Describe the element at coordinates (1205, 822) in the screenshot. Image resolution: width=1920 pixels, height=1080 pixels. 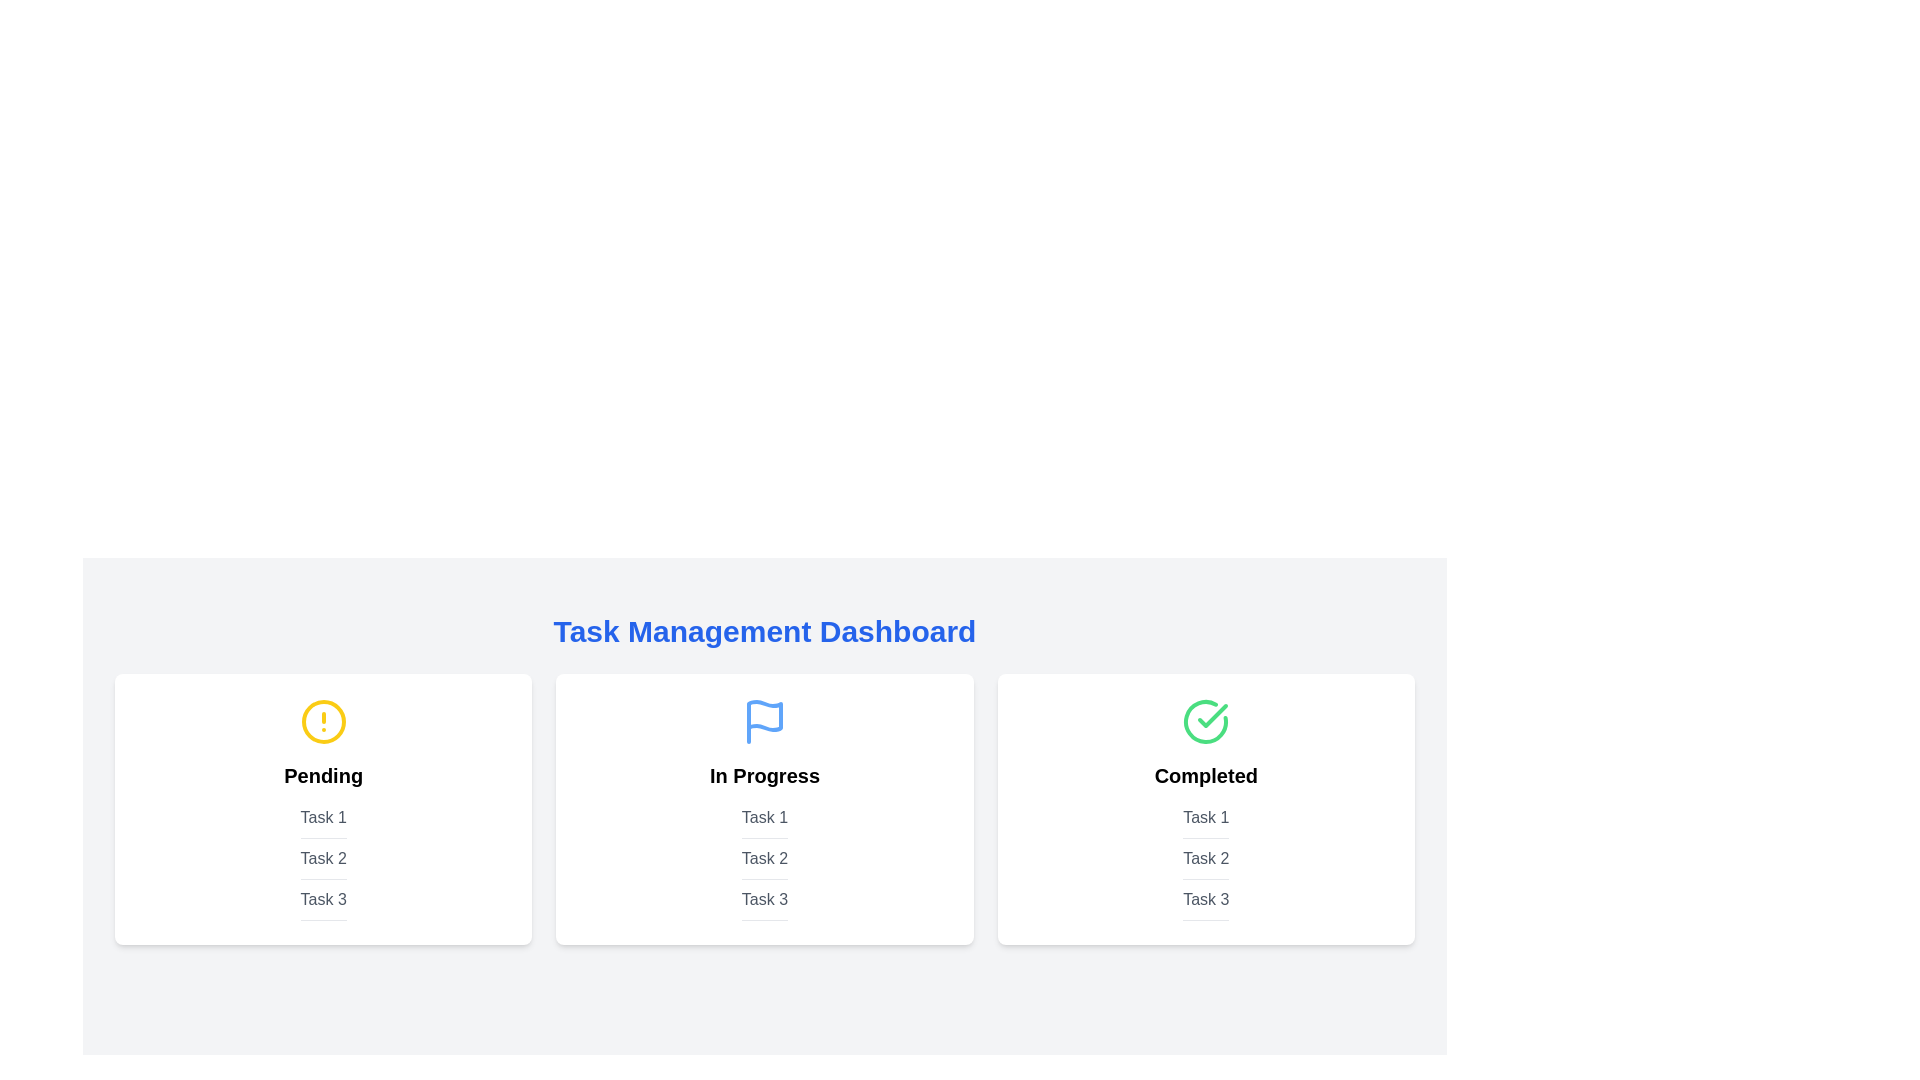
I see `the text item displaying 'Task 1' in the Completed section of the task management interface` at that location.